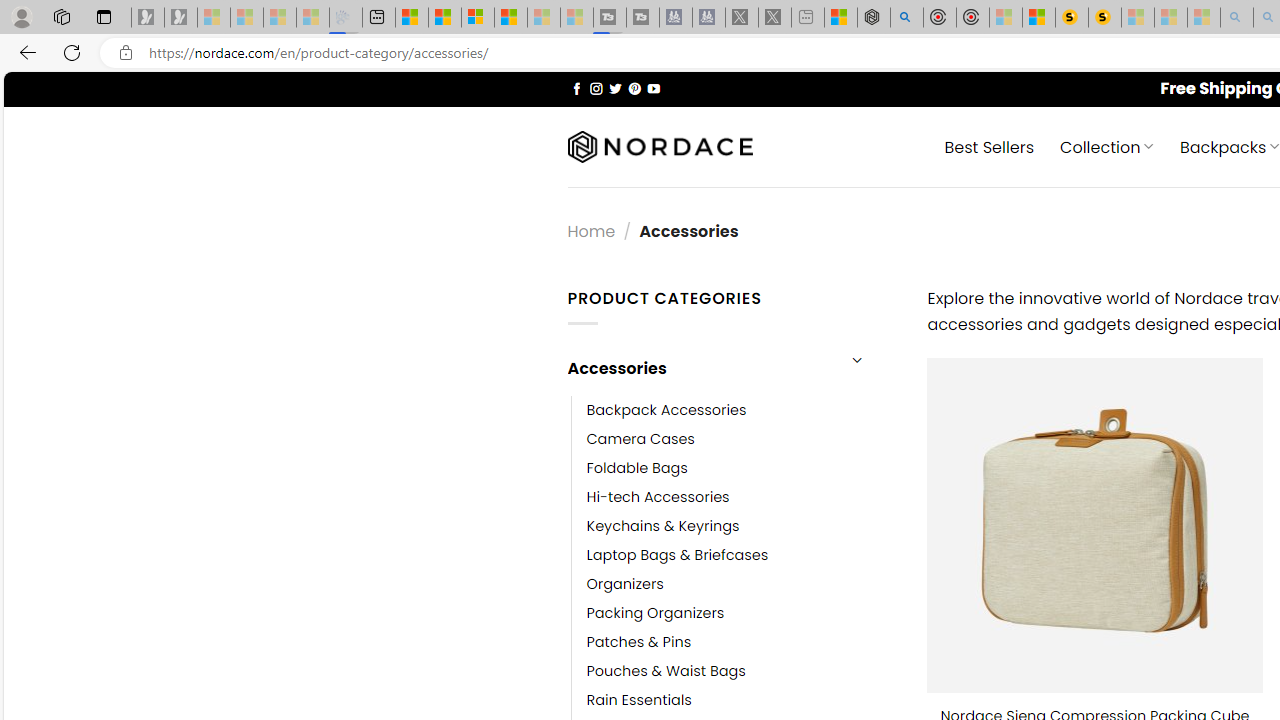 Image resolution: width=1280 pixels, height=720 pixels. What do you see at coordinates (653, 87) in the screenshot?
I see `'Follow on YouTube'` at bounding box center [653, 87].